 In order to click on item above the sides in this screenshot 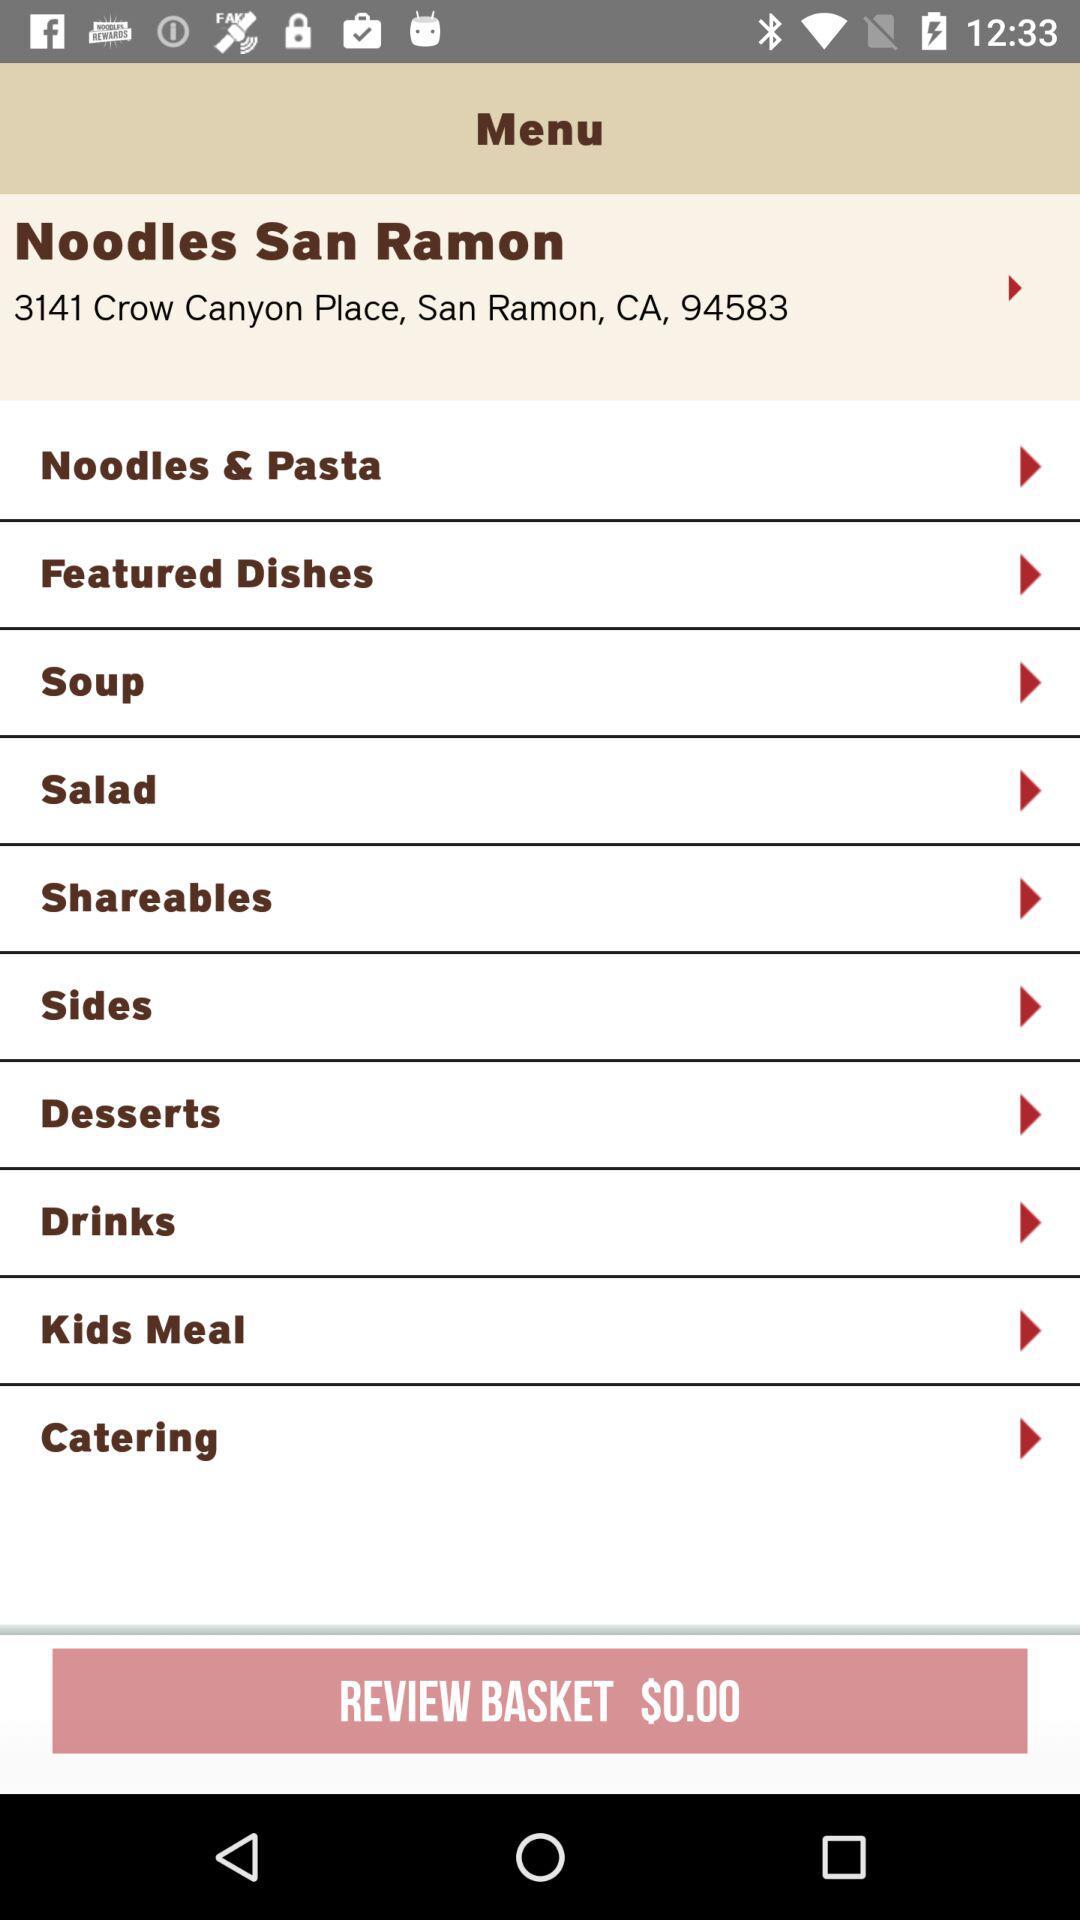, I will do `click(513, 895)`.